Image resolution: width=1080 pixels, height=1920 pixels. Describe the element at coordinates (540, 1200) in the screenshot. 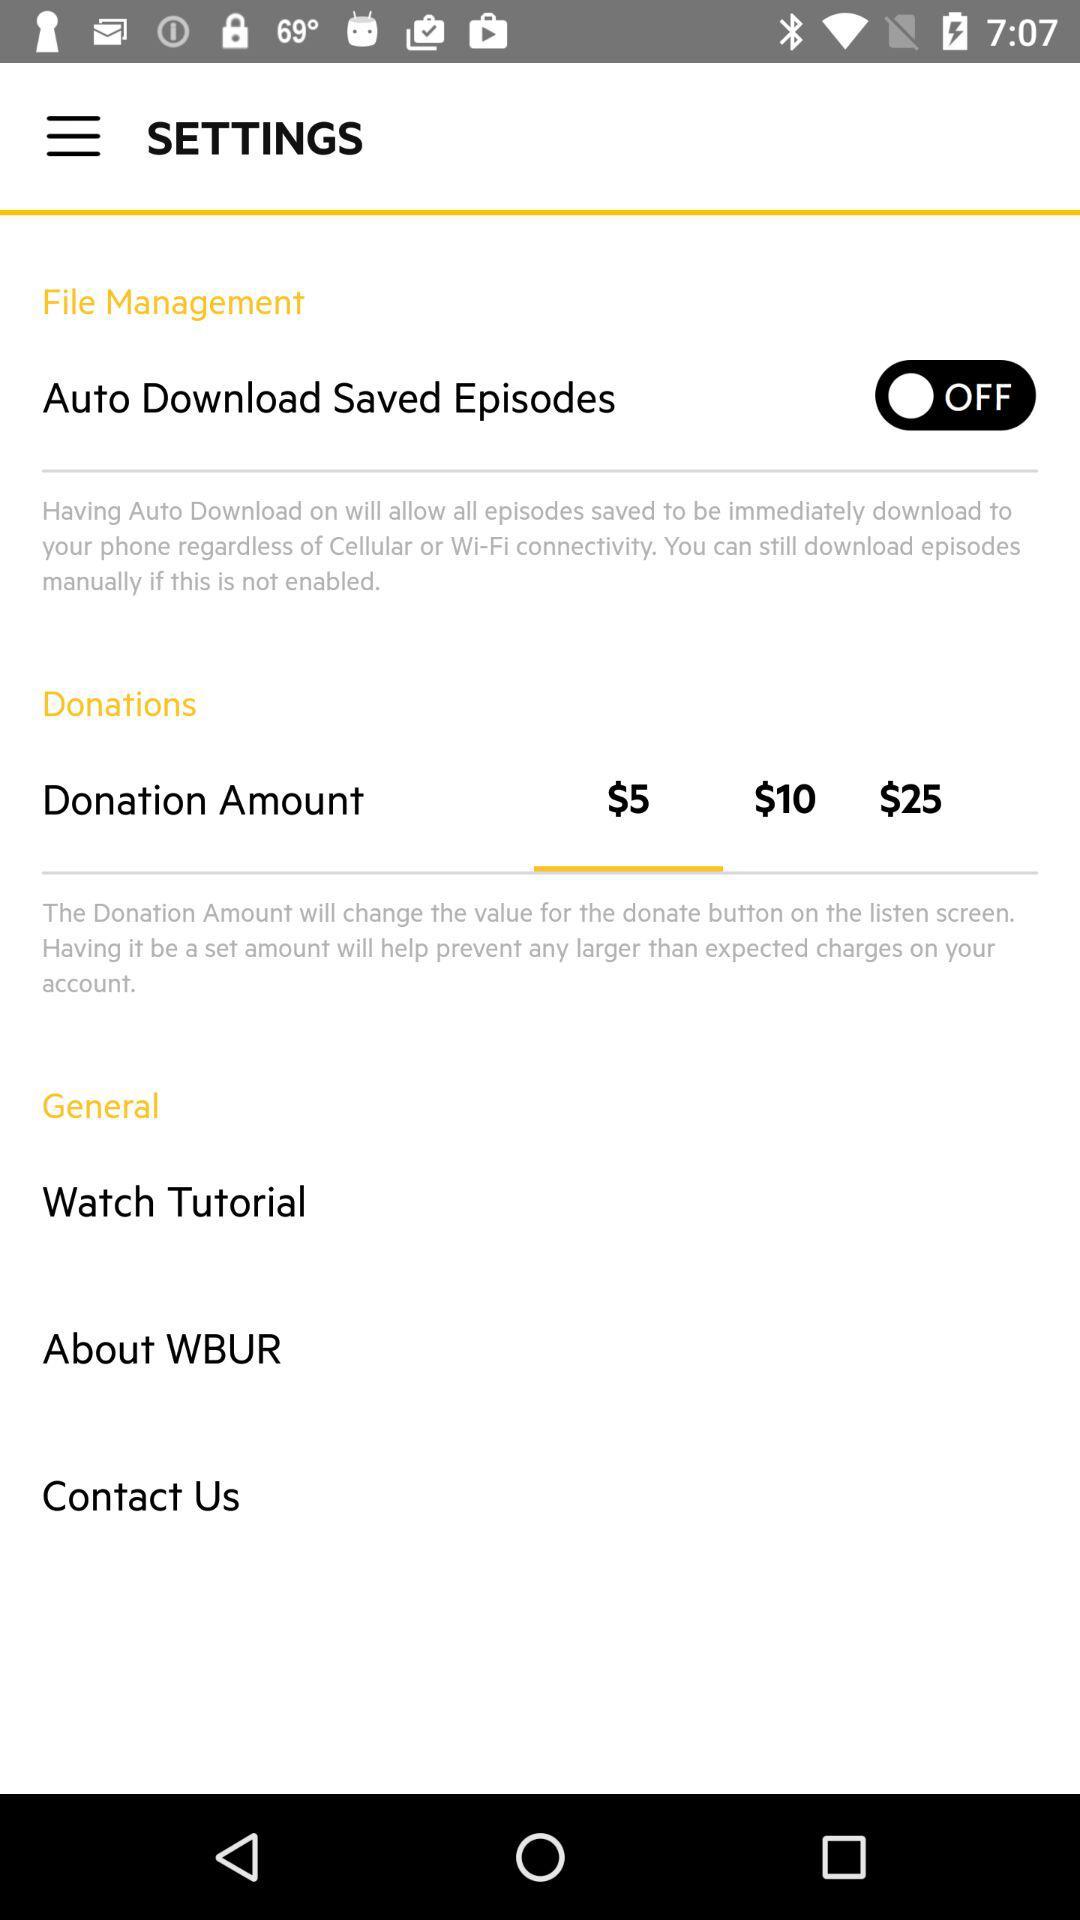

I see `item above the about wbur icon` at that location.